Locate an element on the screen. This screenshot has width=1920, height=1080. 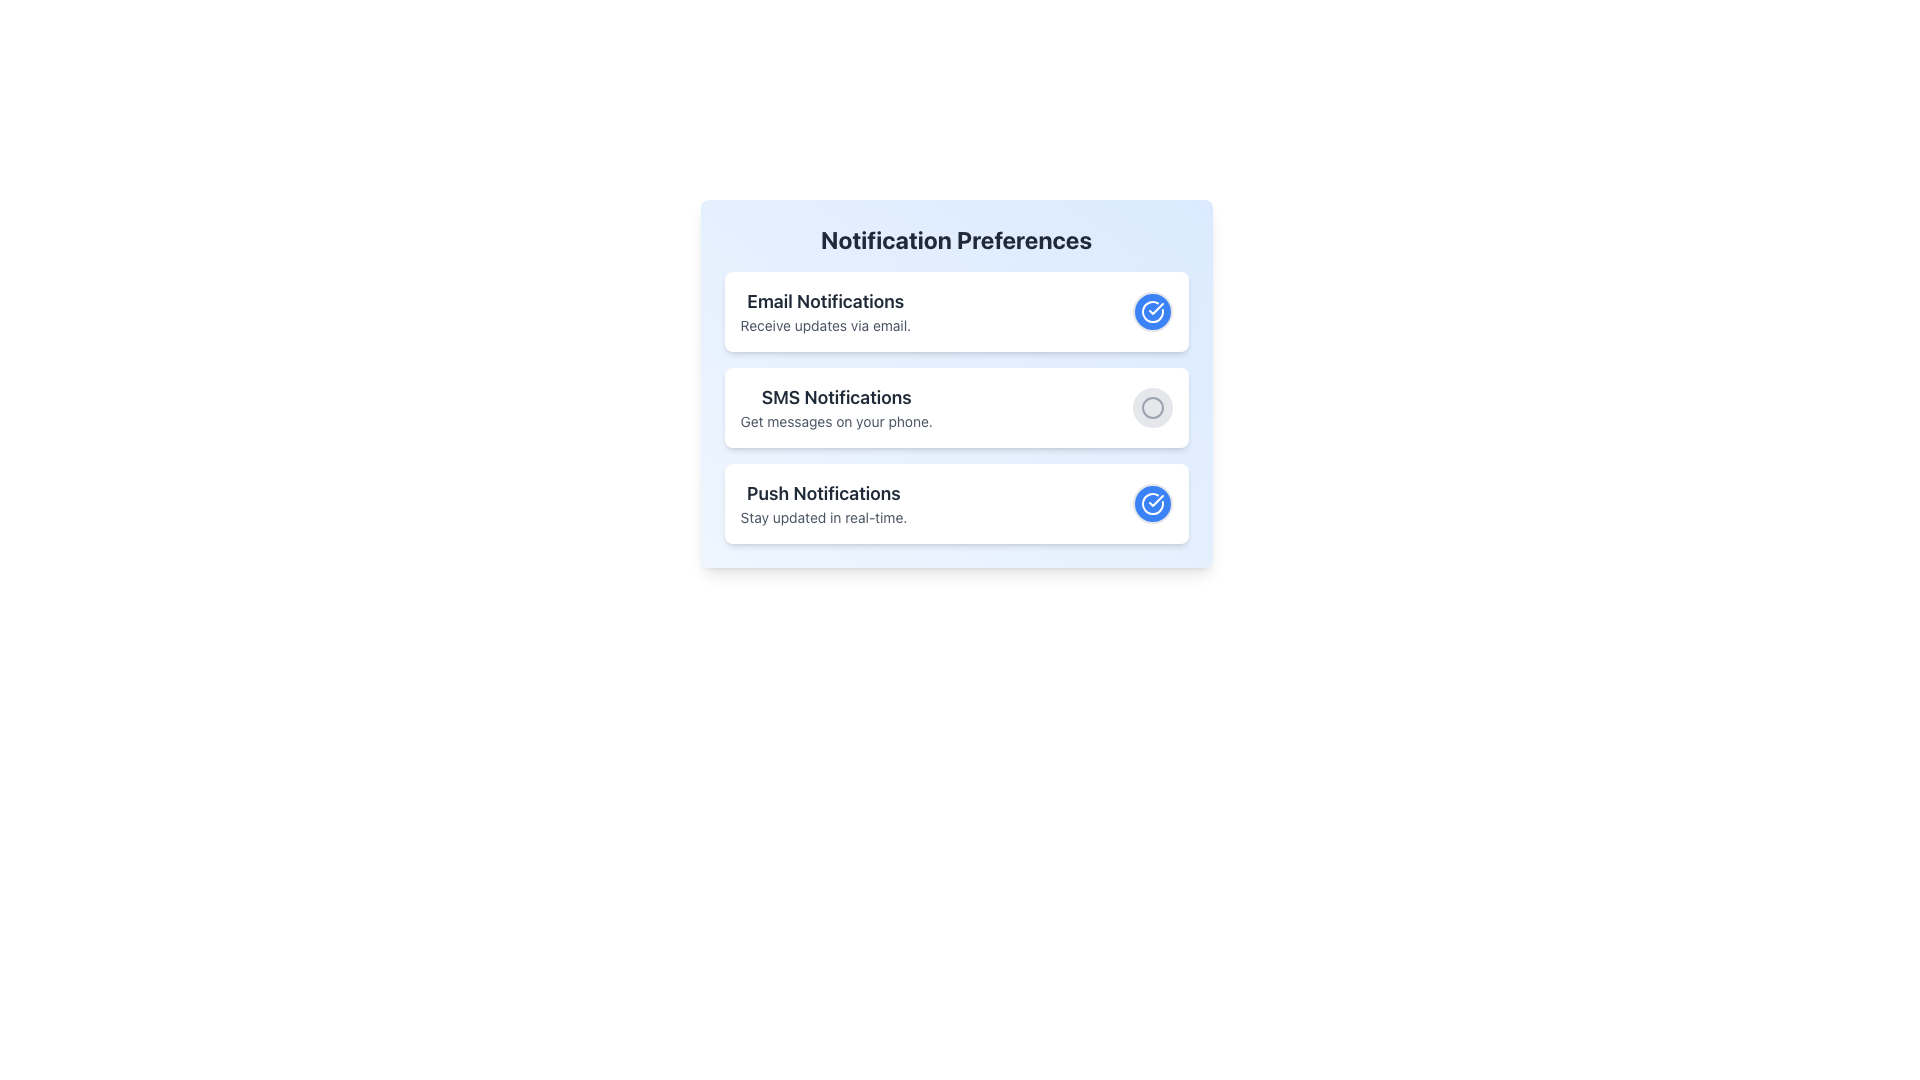
text of the 'Push Notifications' label, which is styled in bold and serves as a heading within the Notification Preferences section is located at coordinates (823, 493).